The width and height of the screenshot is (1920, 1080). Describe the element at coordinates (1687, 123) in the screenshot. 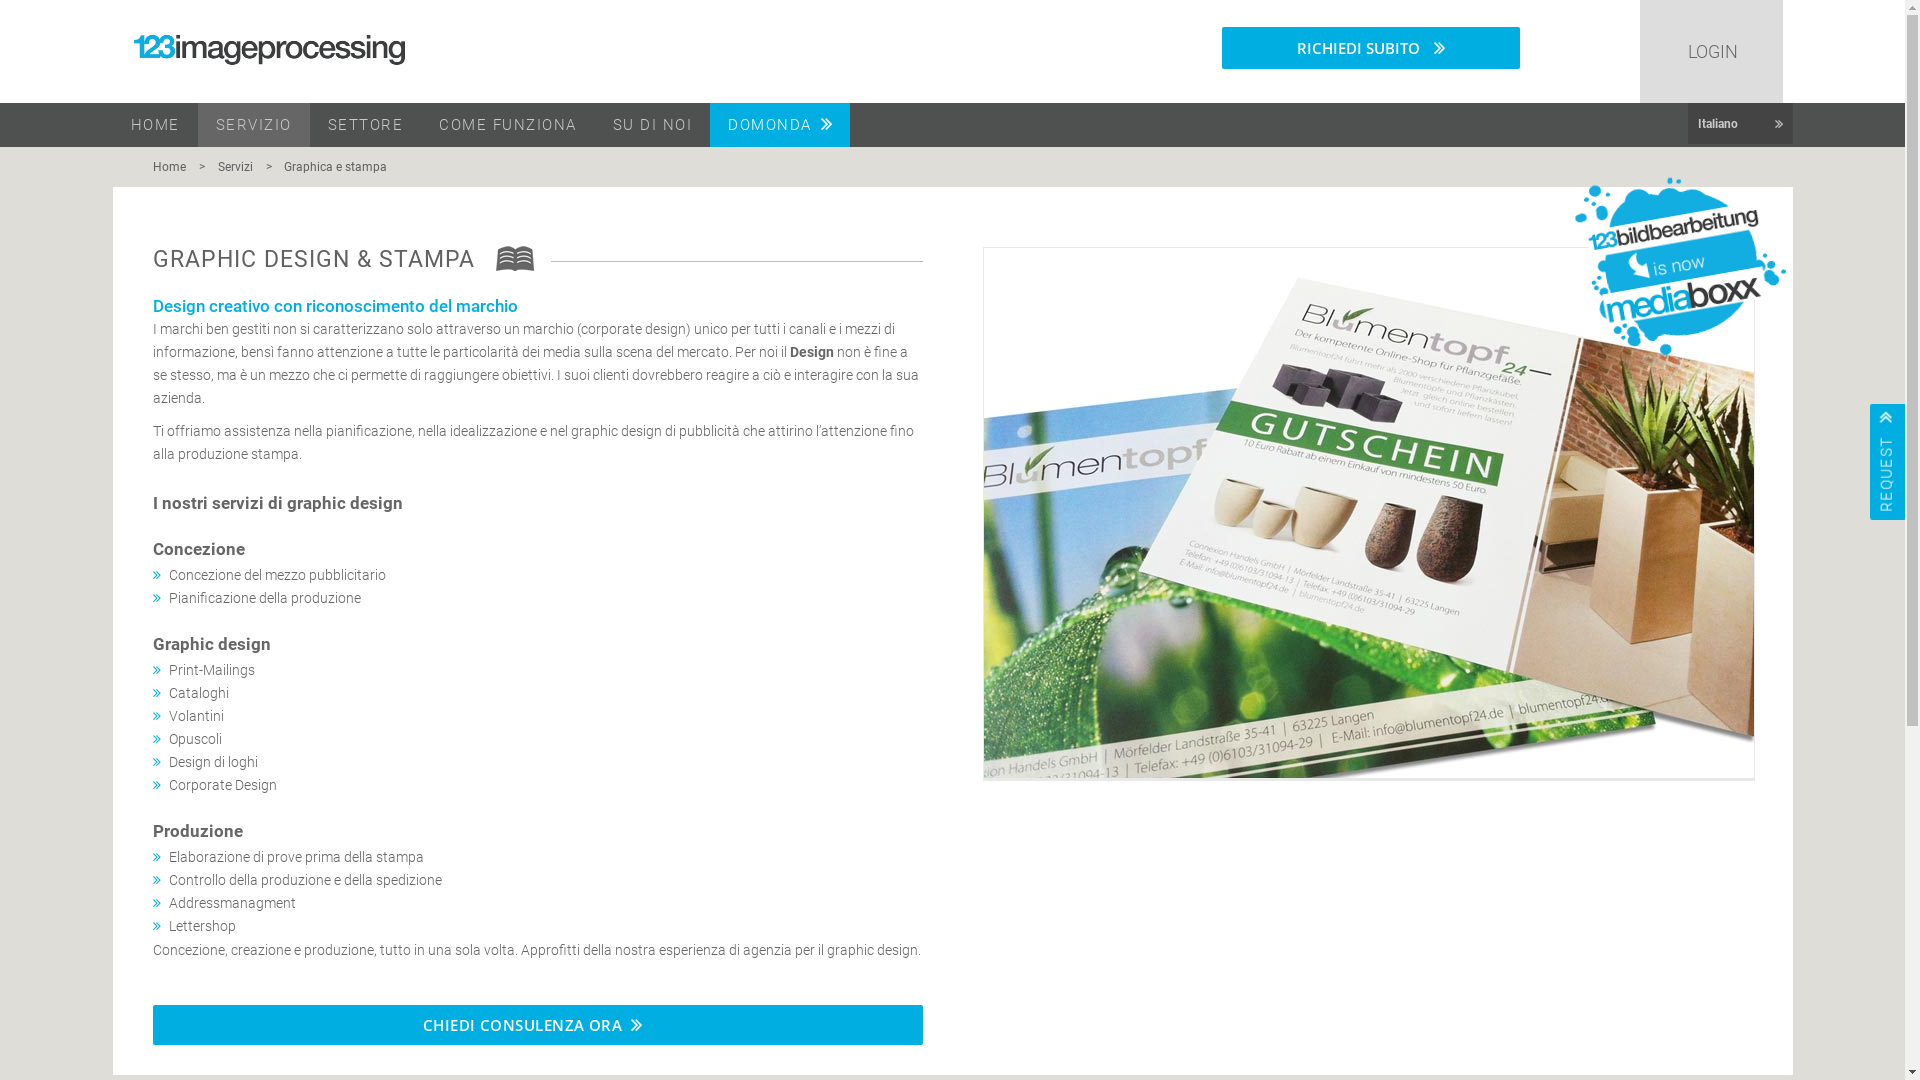

I see `'Italiano'` at that location.